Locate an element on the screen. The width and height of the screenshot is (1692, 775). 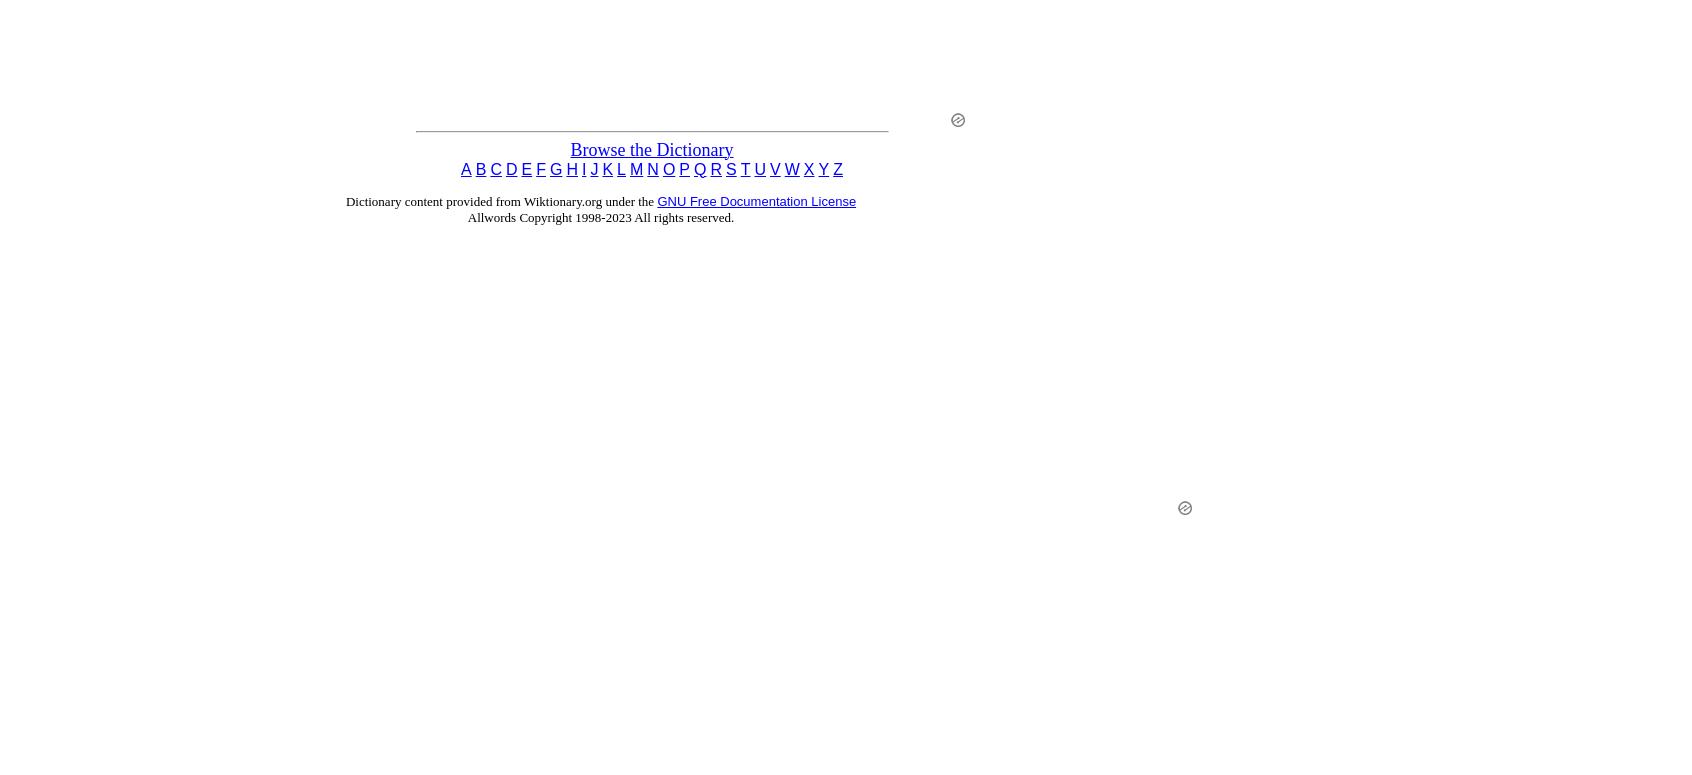
'X' is located at coordinates (808, 167).